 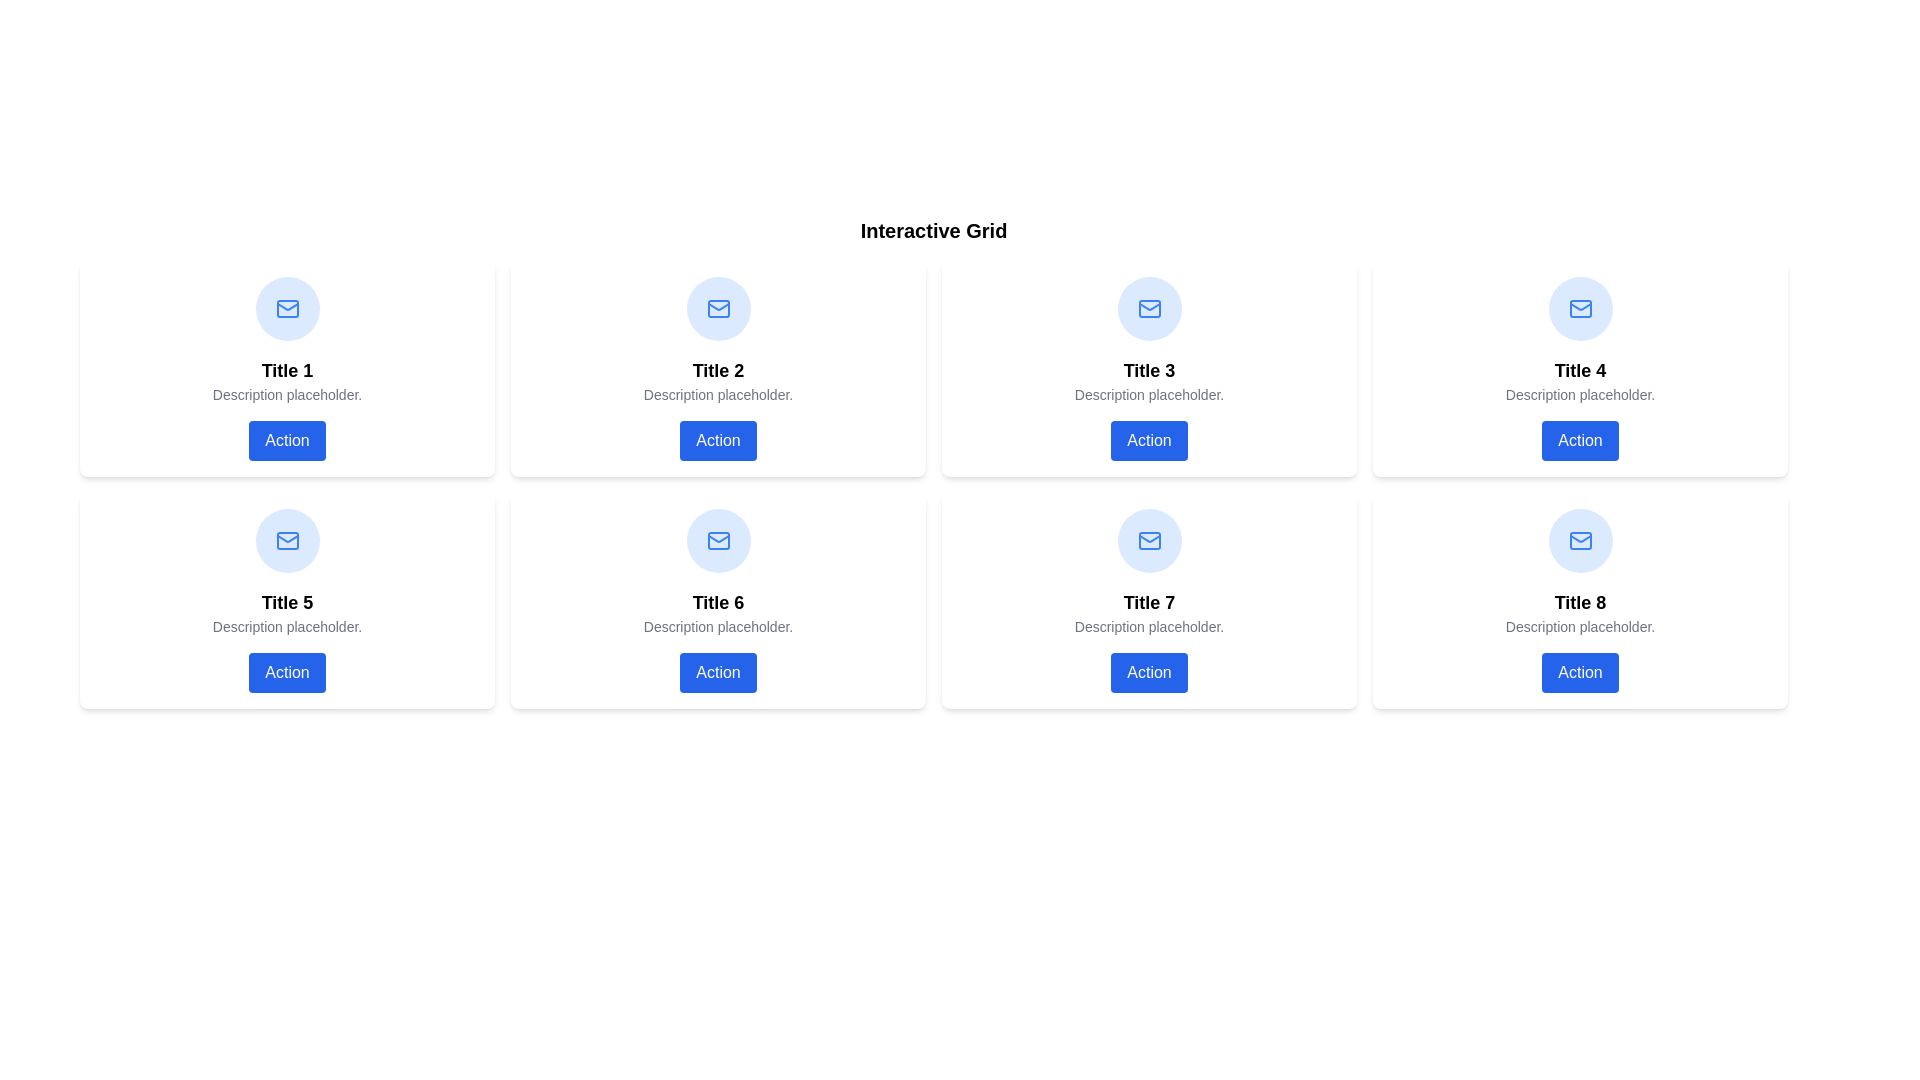 I want to click on the decorative mail icon located at the top center of the 'Title 8' section, which symbolizes email functionalities, so click(x=1579, y=540).